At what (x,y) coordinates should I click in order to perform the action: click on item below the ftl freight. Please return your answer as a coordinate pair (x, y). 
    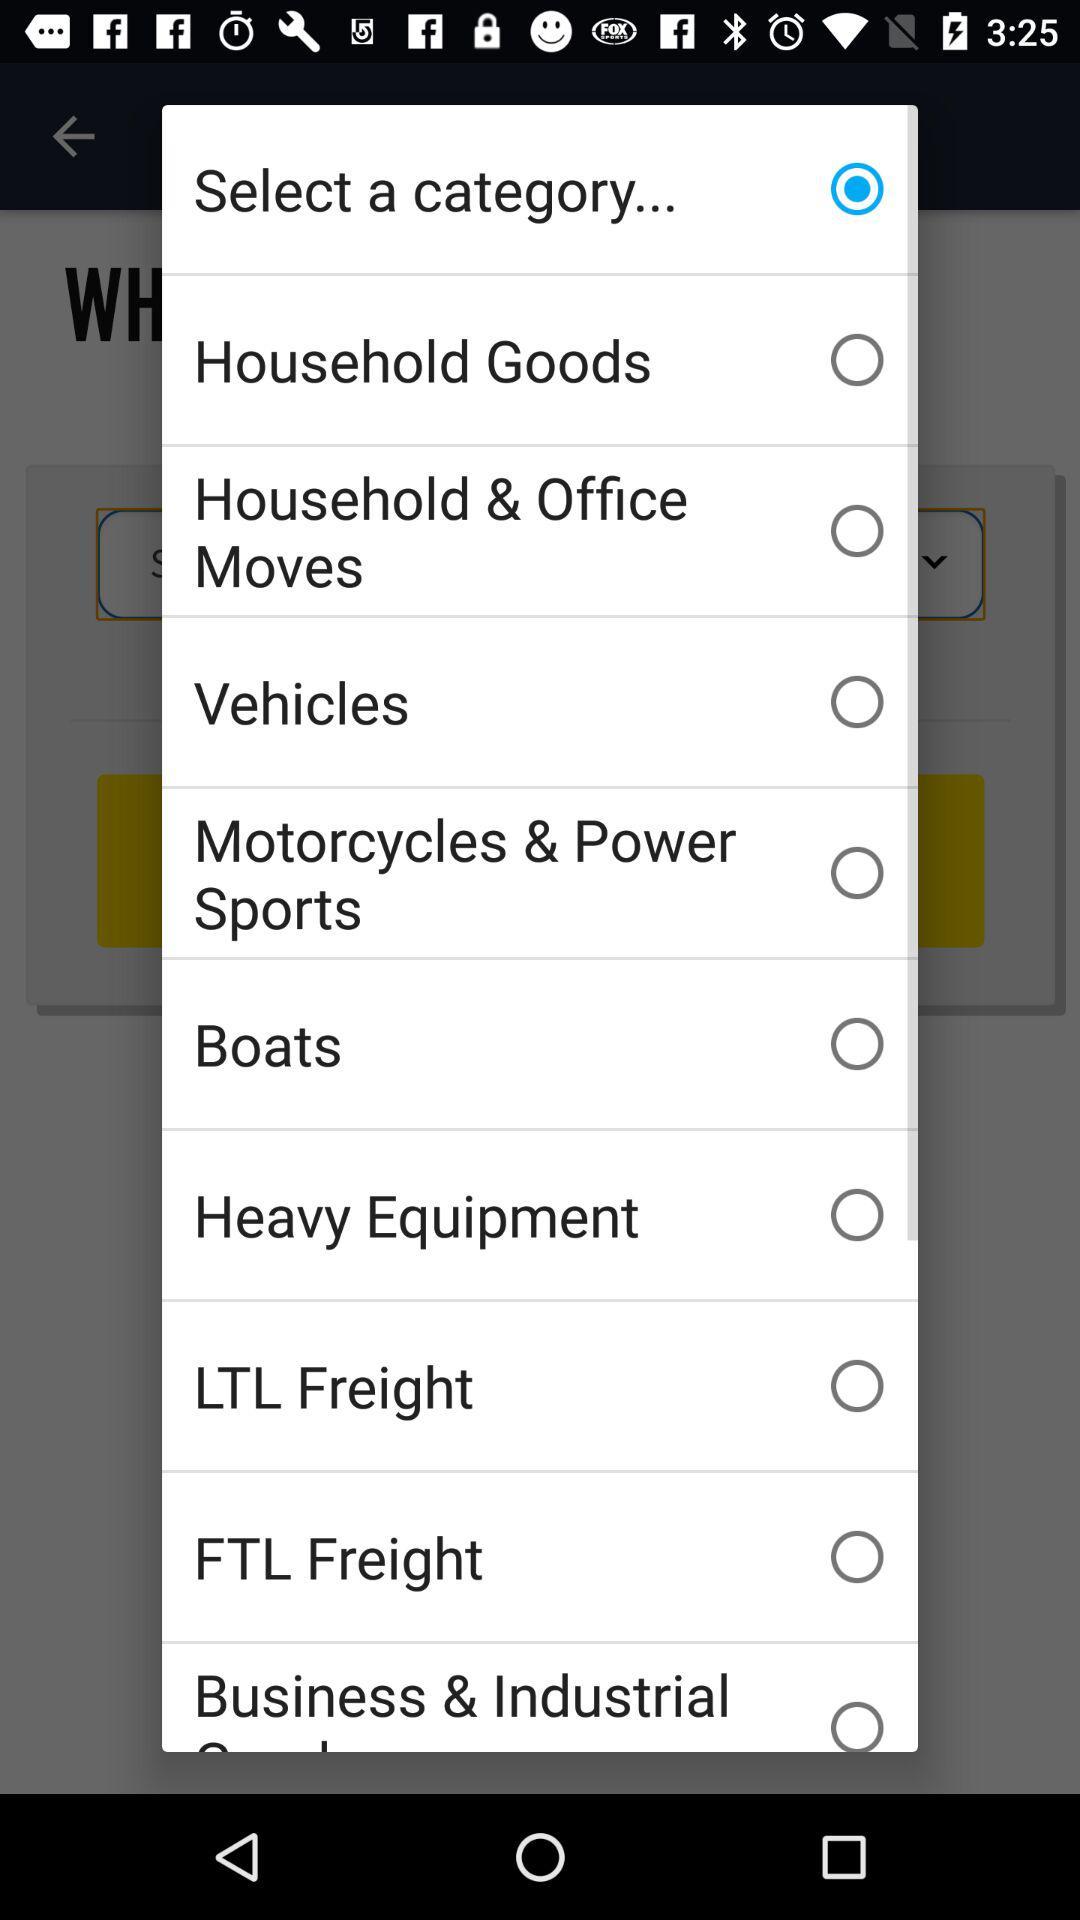
    Looking at the image, I should click on (540, 1697).